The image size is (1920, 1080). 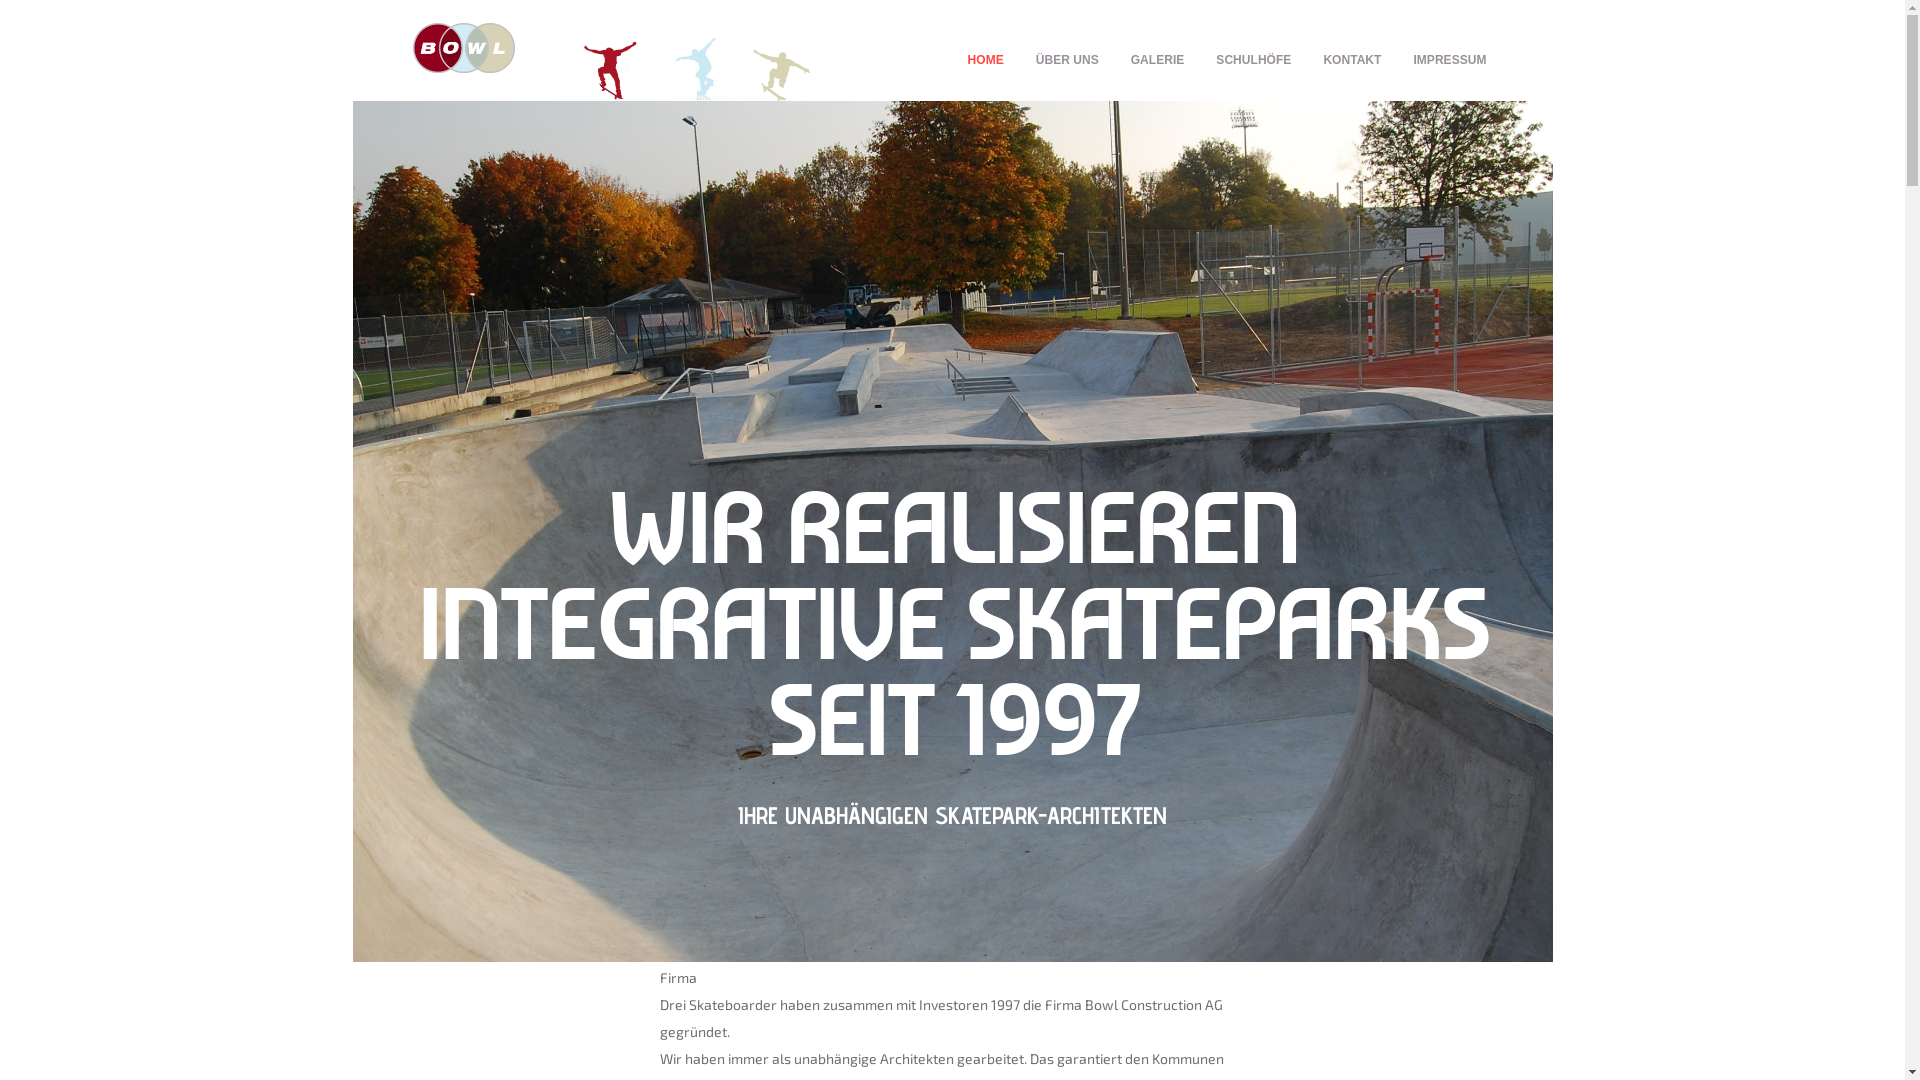 I want to click on 'IMPRESSUM', so click(x=1449, y=59).